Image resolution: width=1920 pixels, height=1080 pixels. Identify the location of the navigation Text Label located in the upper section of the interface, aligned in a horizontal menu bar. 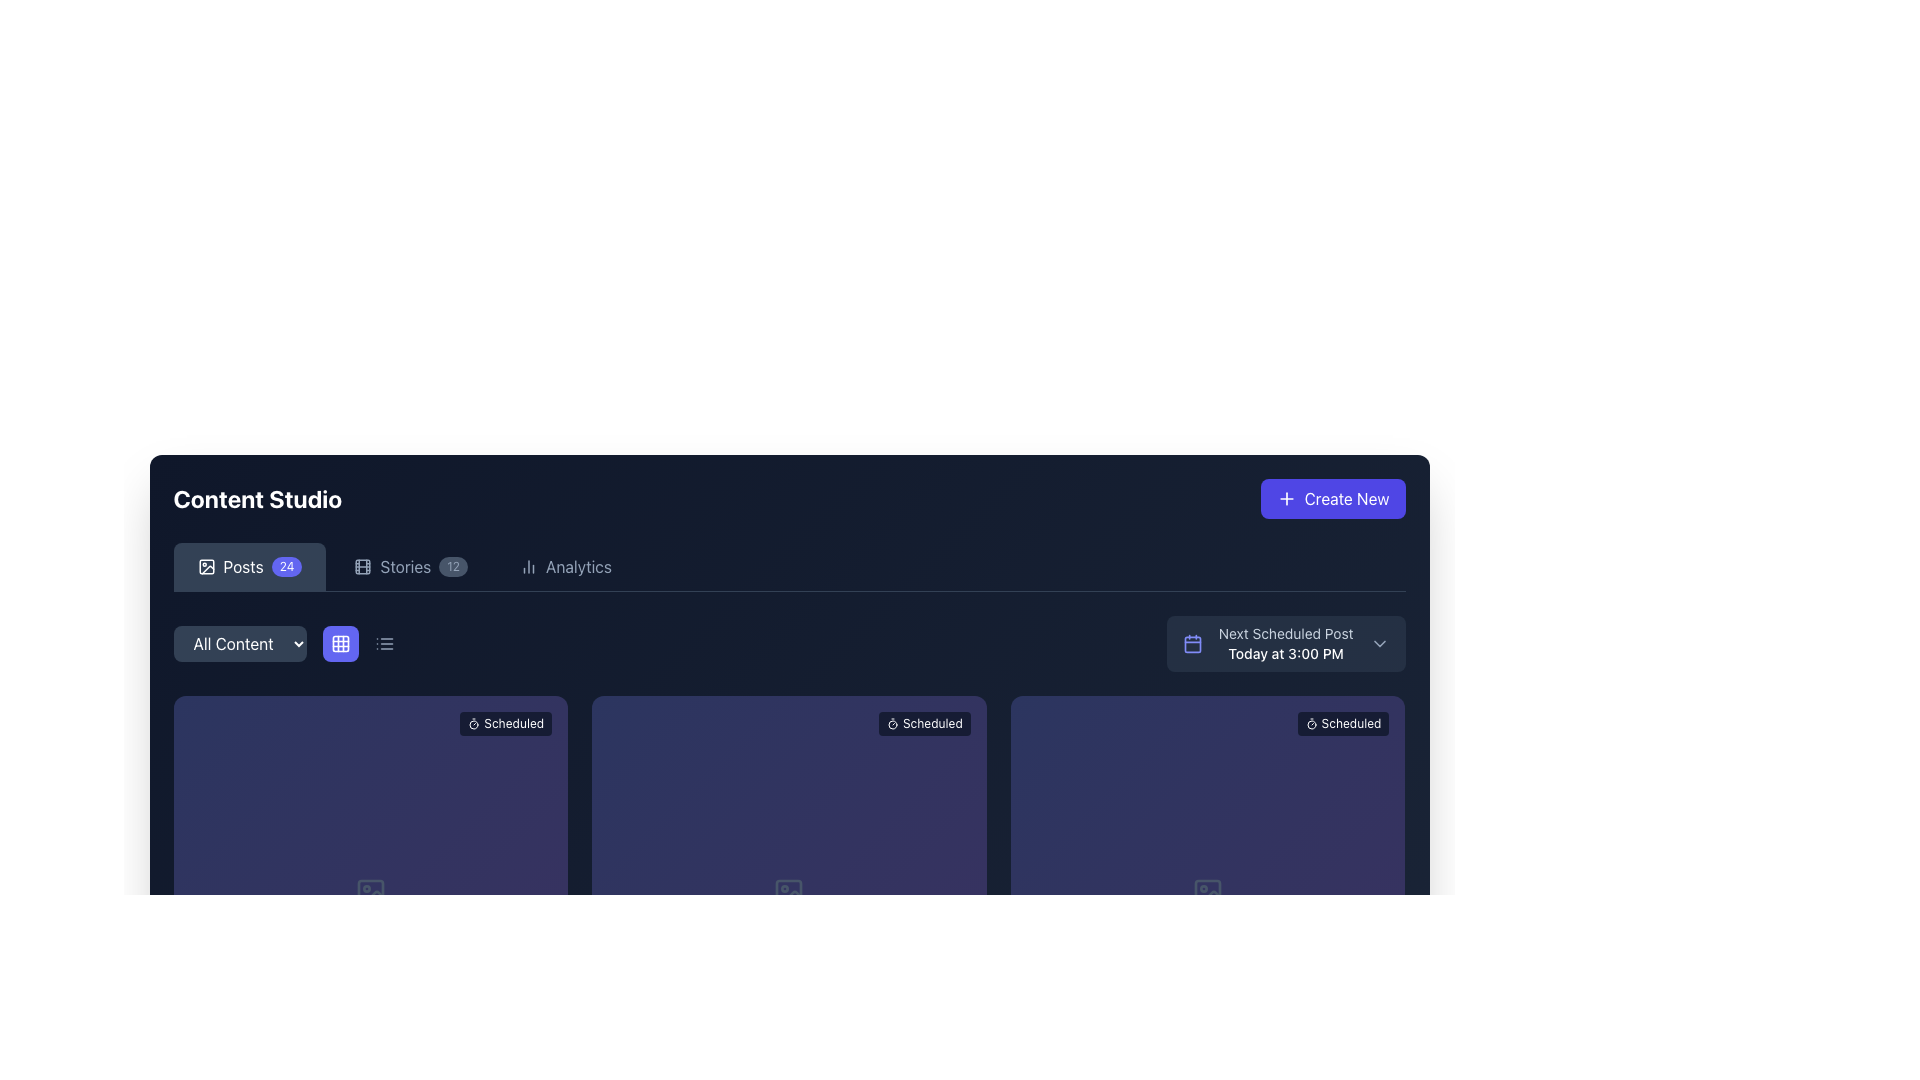
(577, 567).